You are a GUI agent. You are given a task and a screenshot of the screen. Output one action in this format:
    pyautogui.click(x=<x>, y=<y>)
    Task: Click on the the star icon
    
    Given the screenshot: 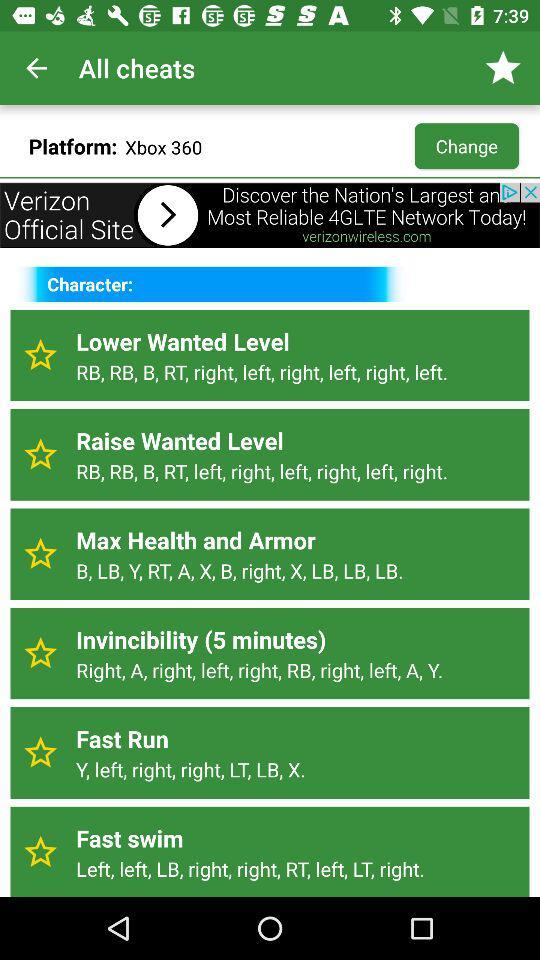 What is the action you would take?
    pyautogui.click(x=40, y=652)
    